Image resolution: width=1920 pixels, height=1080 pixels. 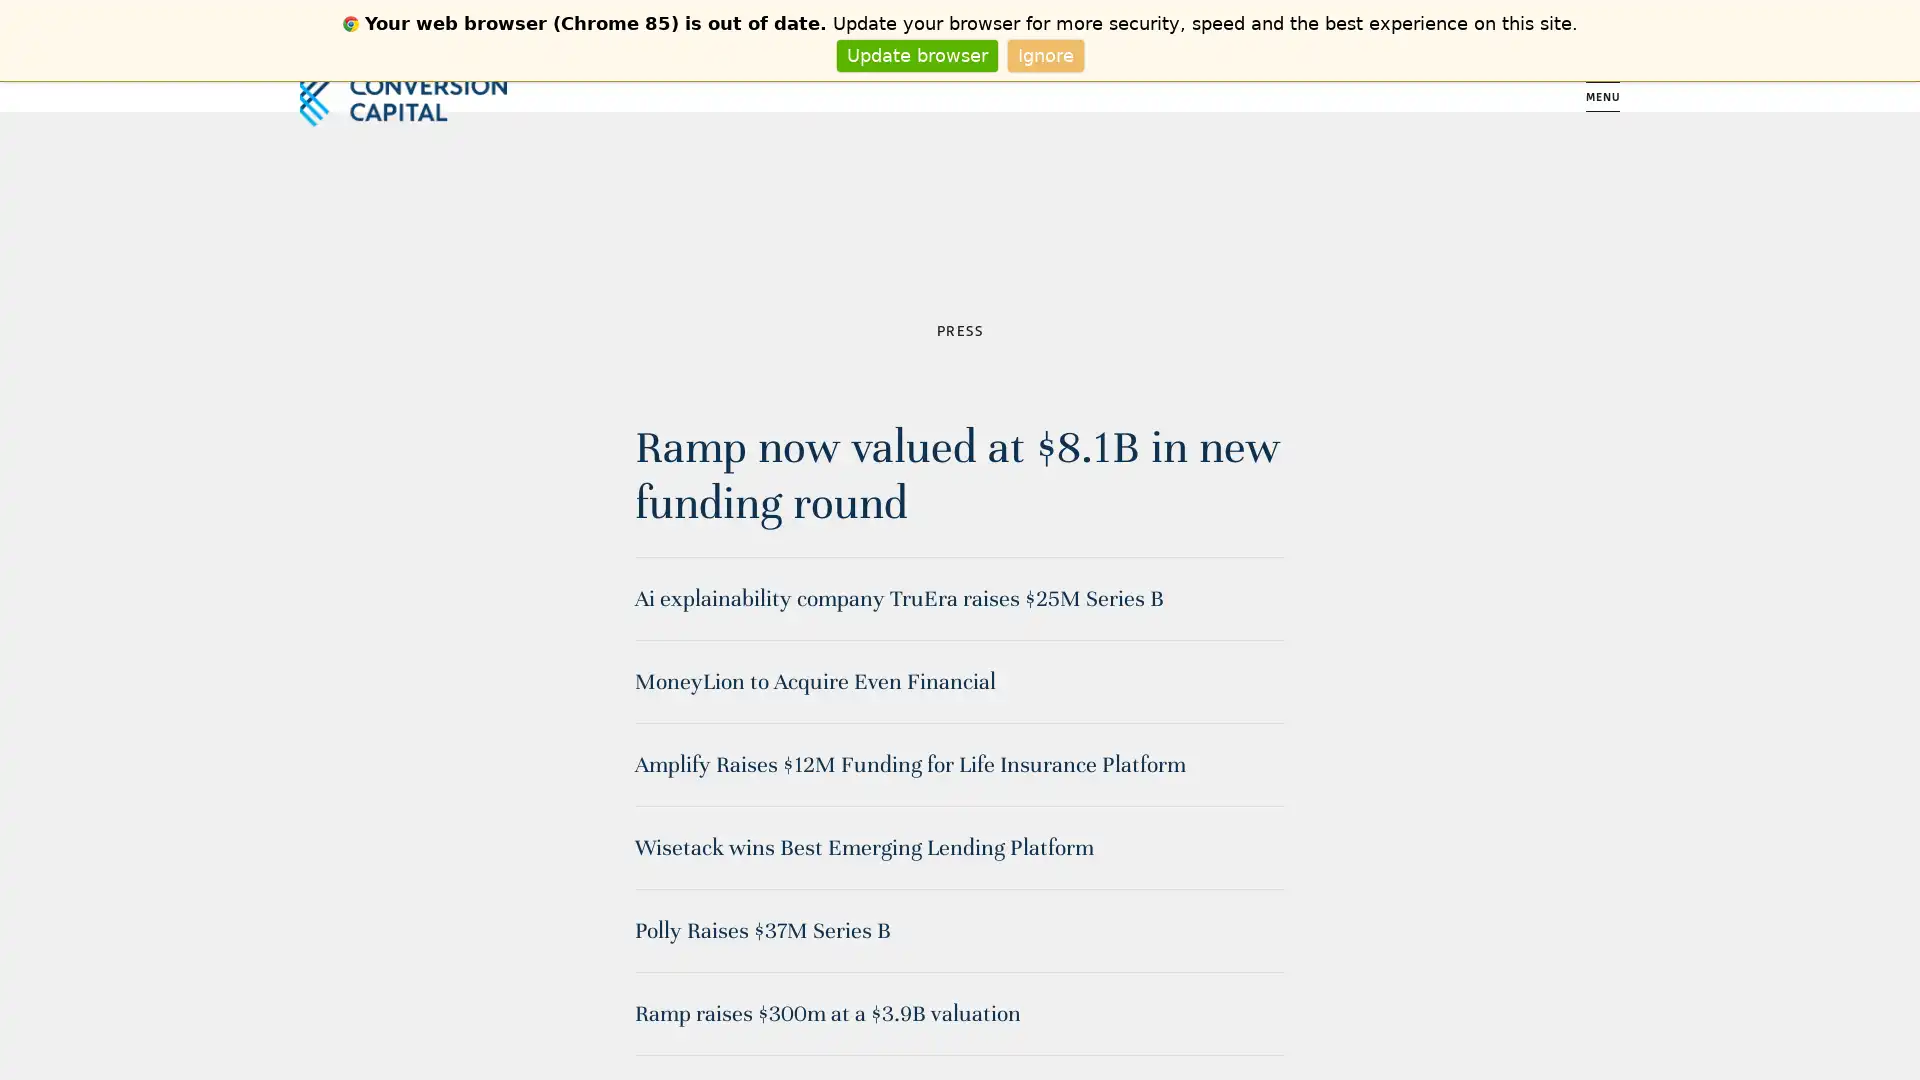 I want to click on MENU, so click(x=1603, y=96).